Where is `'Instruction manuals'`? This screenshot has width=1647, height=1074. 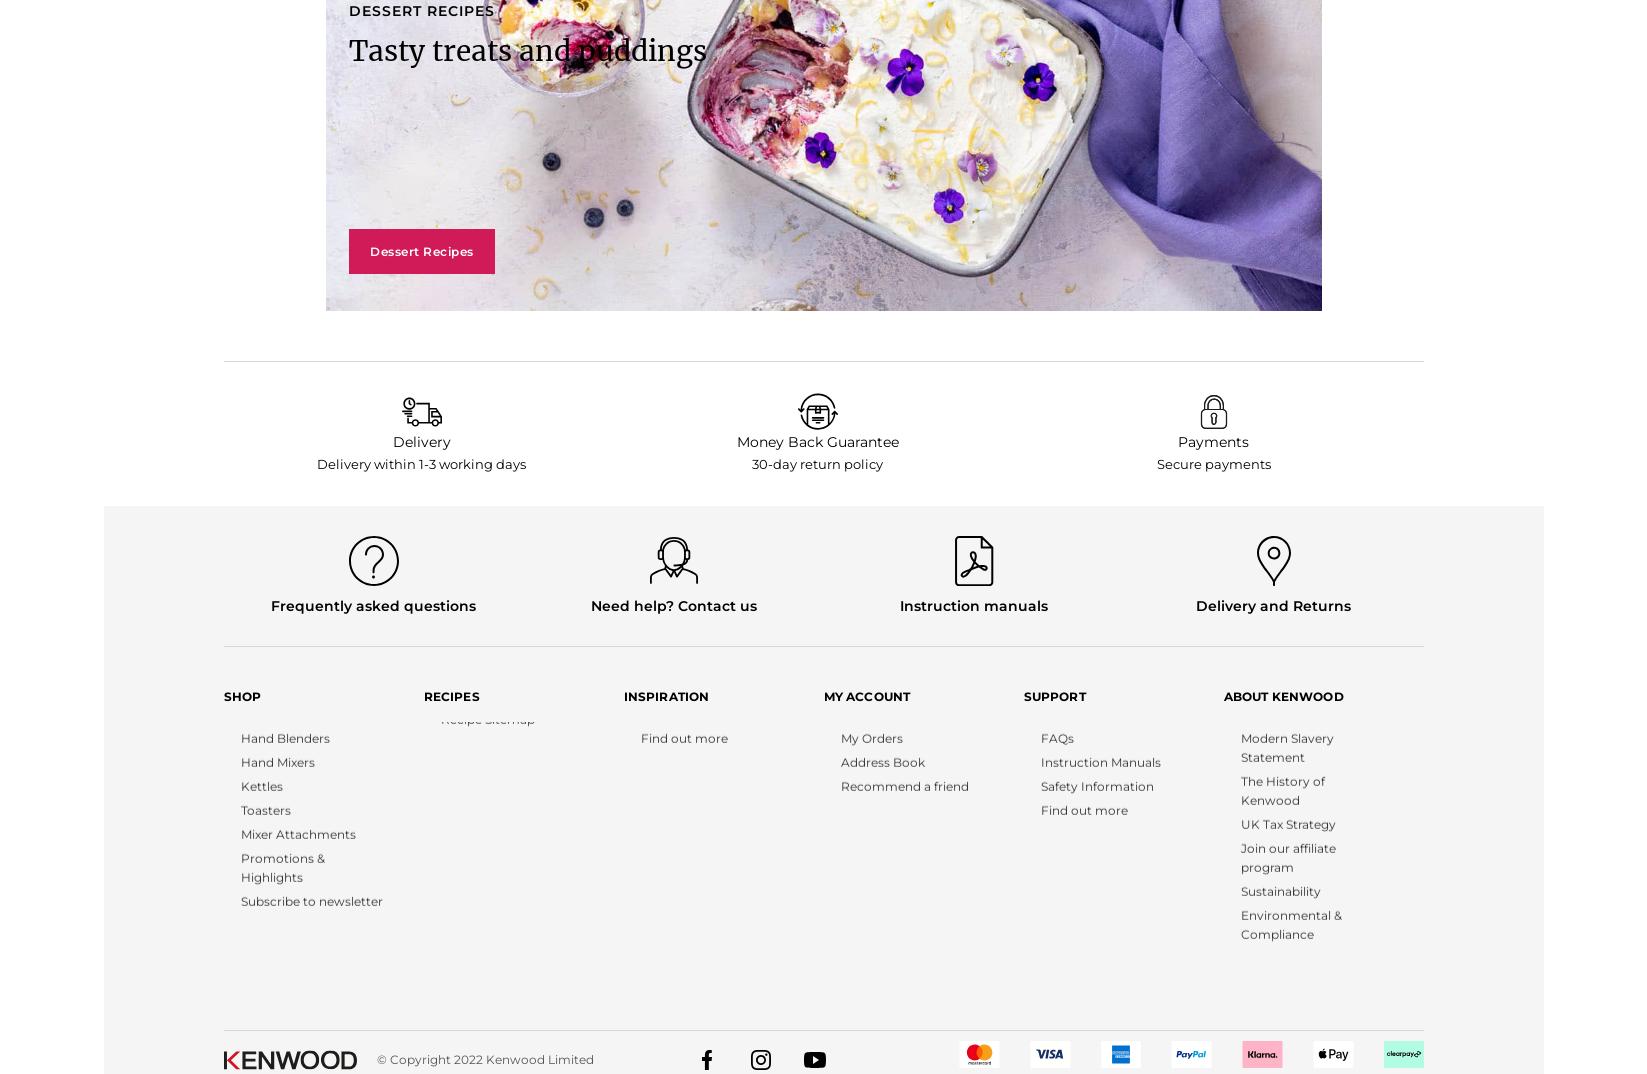 'Instruction manuals' is located at coordinates (972, 605).